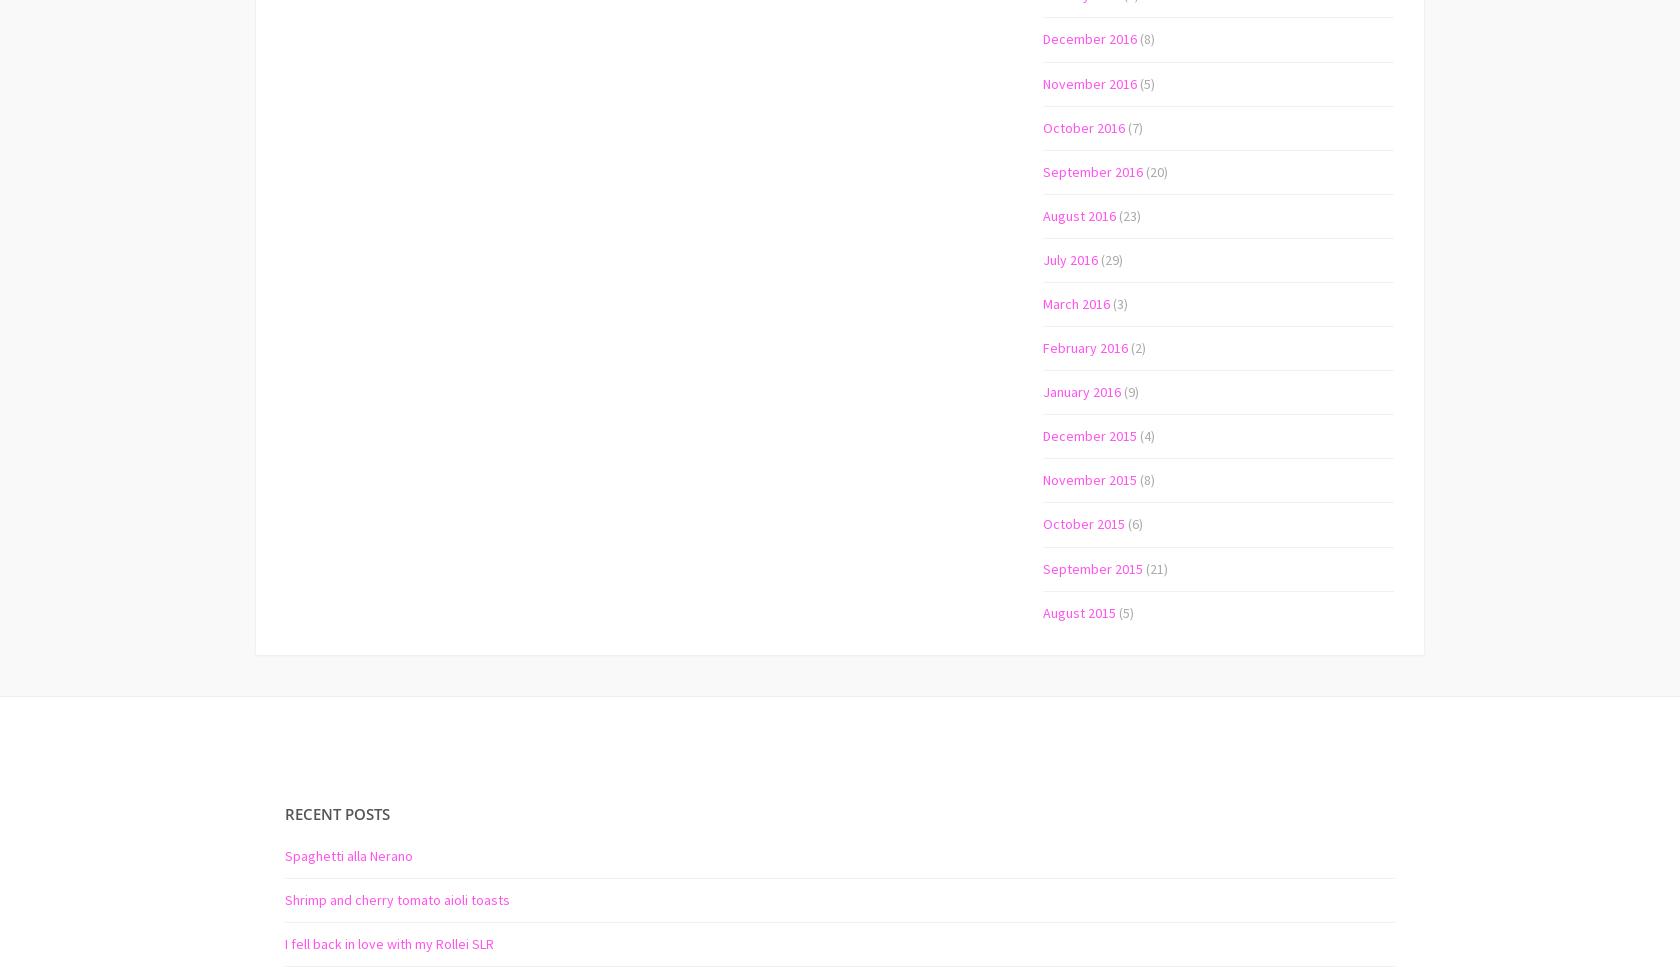  Describe the element at coordinates (1042, 434) in the screenshot. I see `'December 2015'` at that location.